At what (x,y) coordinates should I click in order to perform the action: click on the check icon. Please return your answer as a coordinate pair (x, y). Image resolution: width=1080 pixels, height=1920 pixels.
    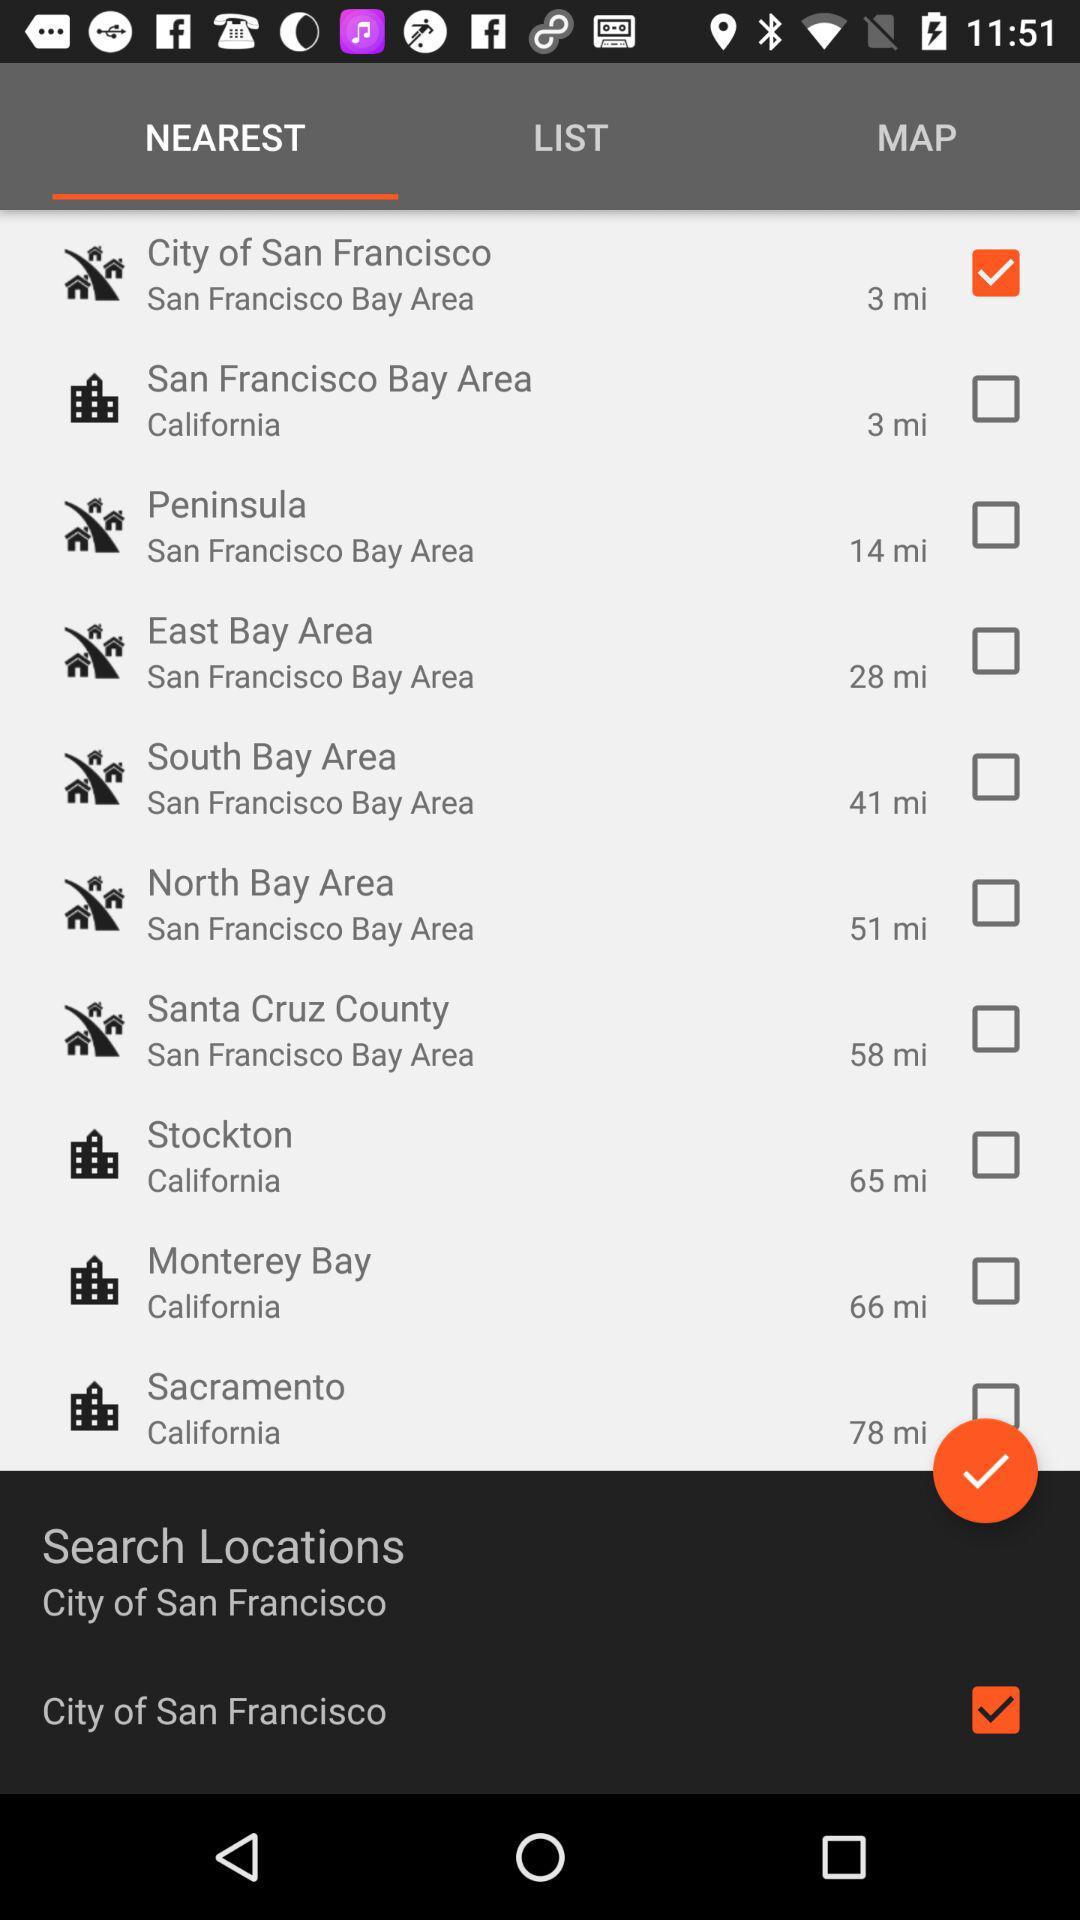
    Looking at the image, I should click on (984, 1470).